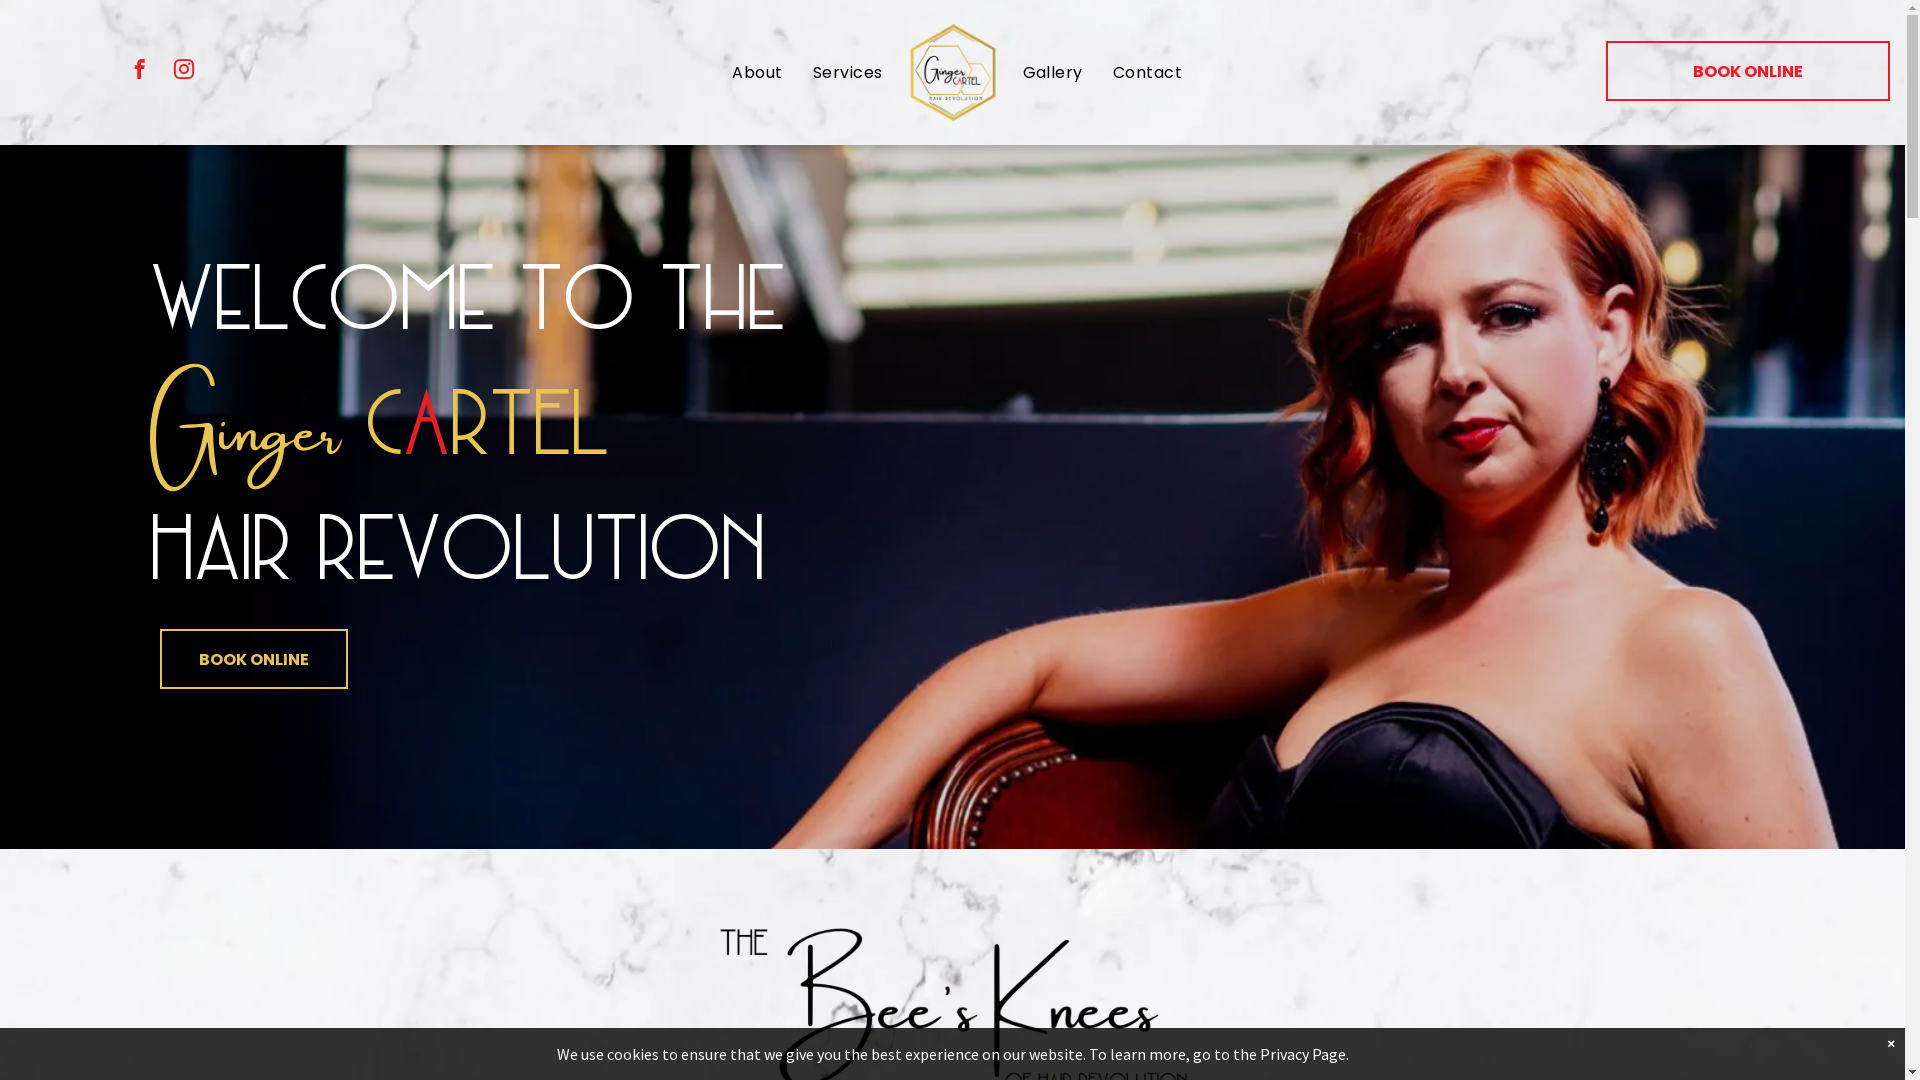  I want to click on 'Gallery', so click(1008, 71).